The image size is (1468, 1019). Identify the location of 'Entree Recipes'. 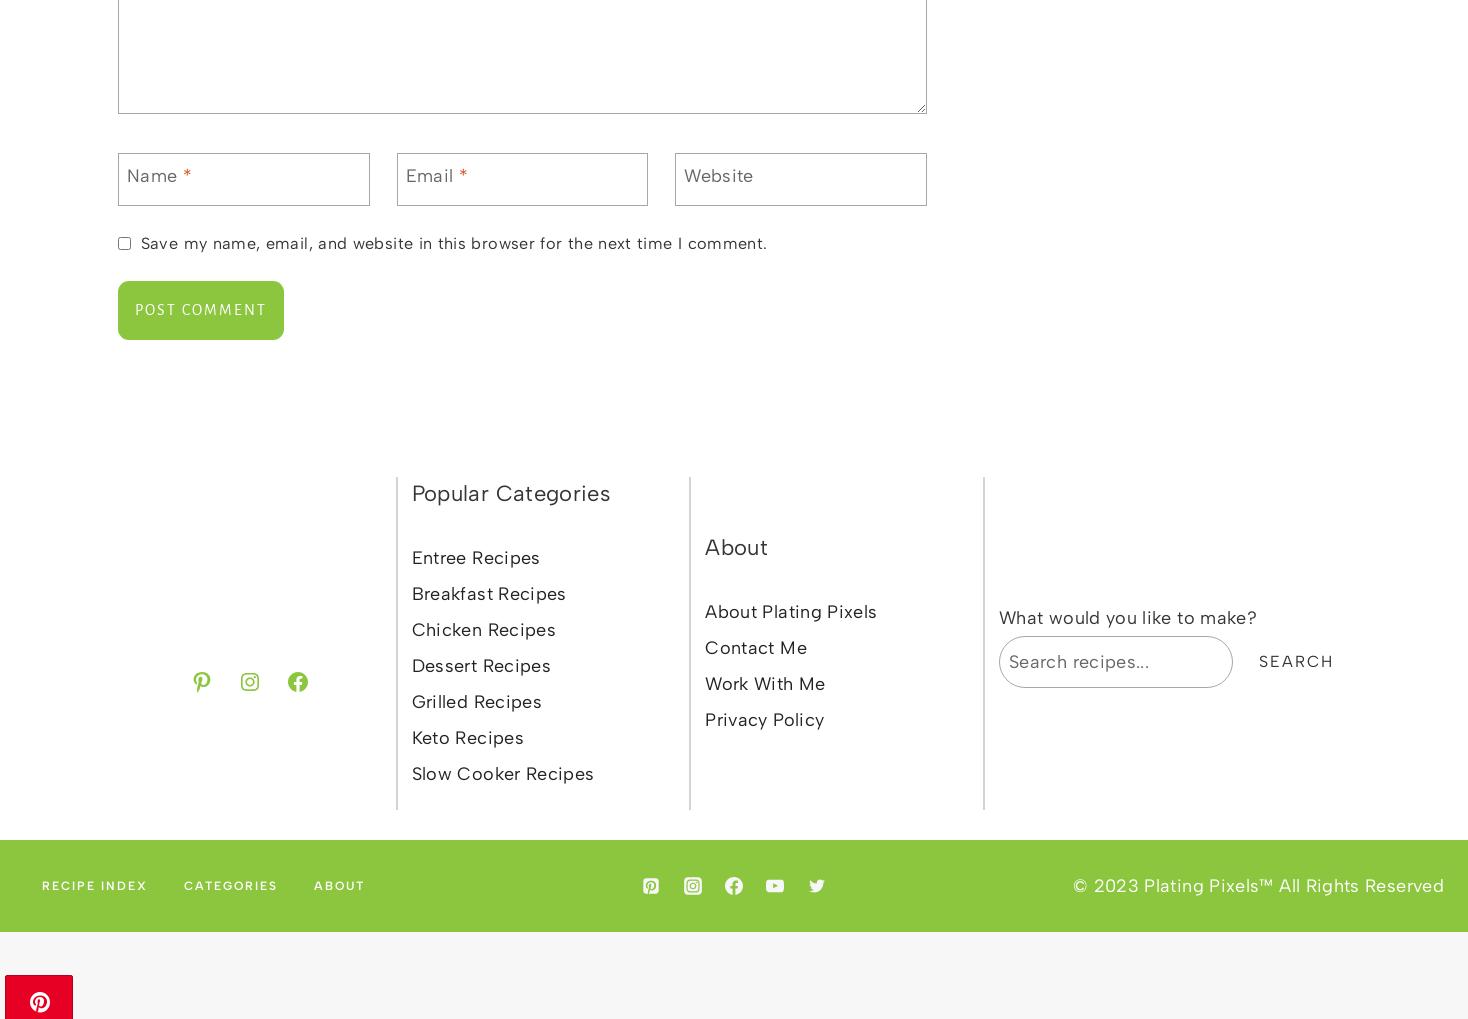
(475, 557).